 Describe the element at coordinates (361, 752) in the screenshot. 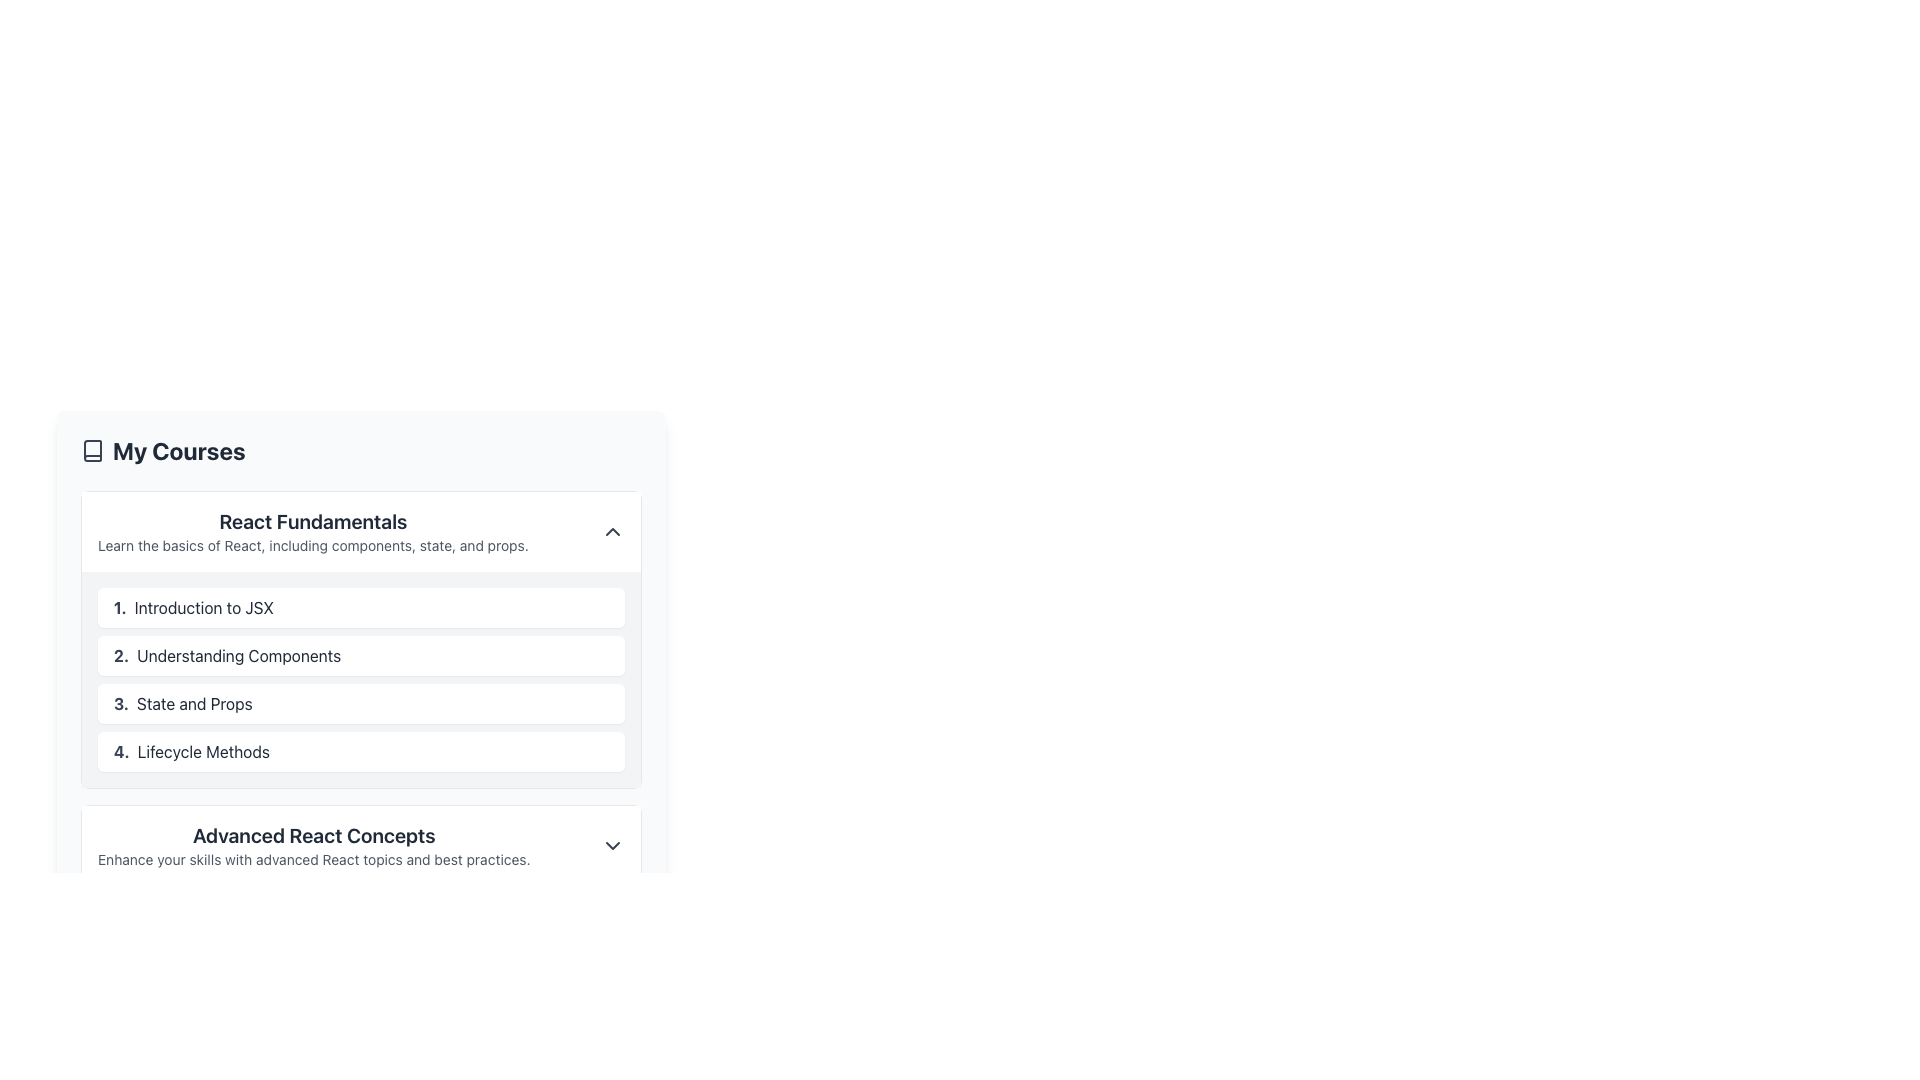

I see `the list item labeled '4. Lifecycle Methods'` at that location.